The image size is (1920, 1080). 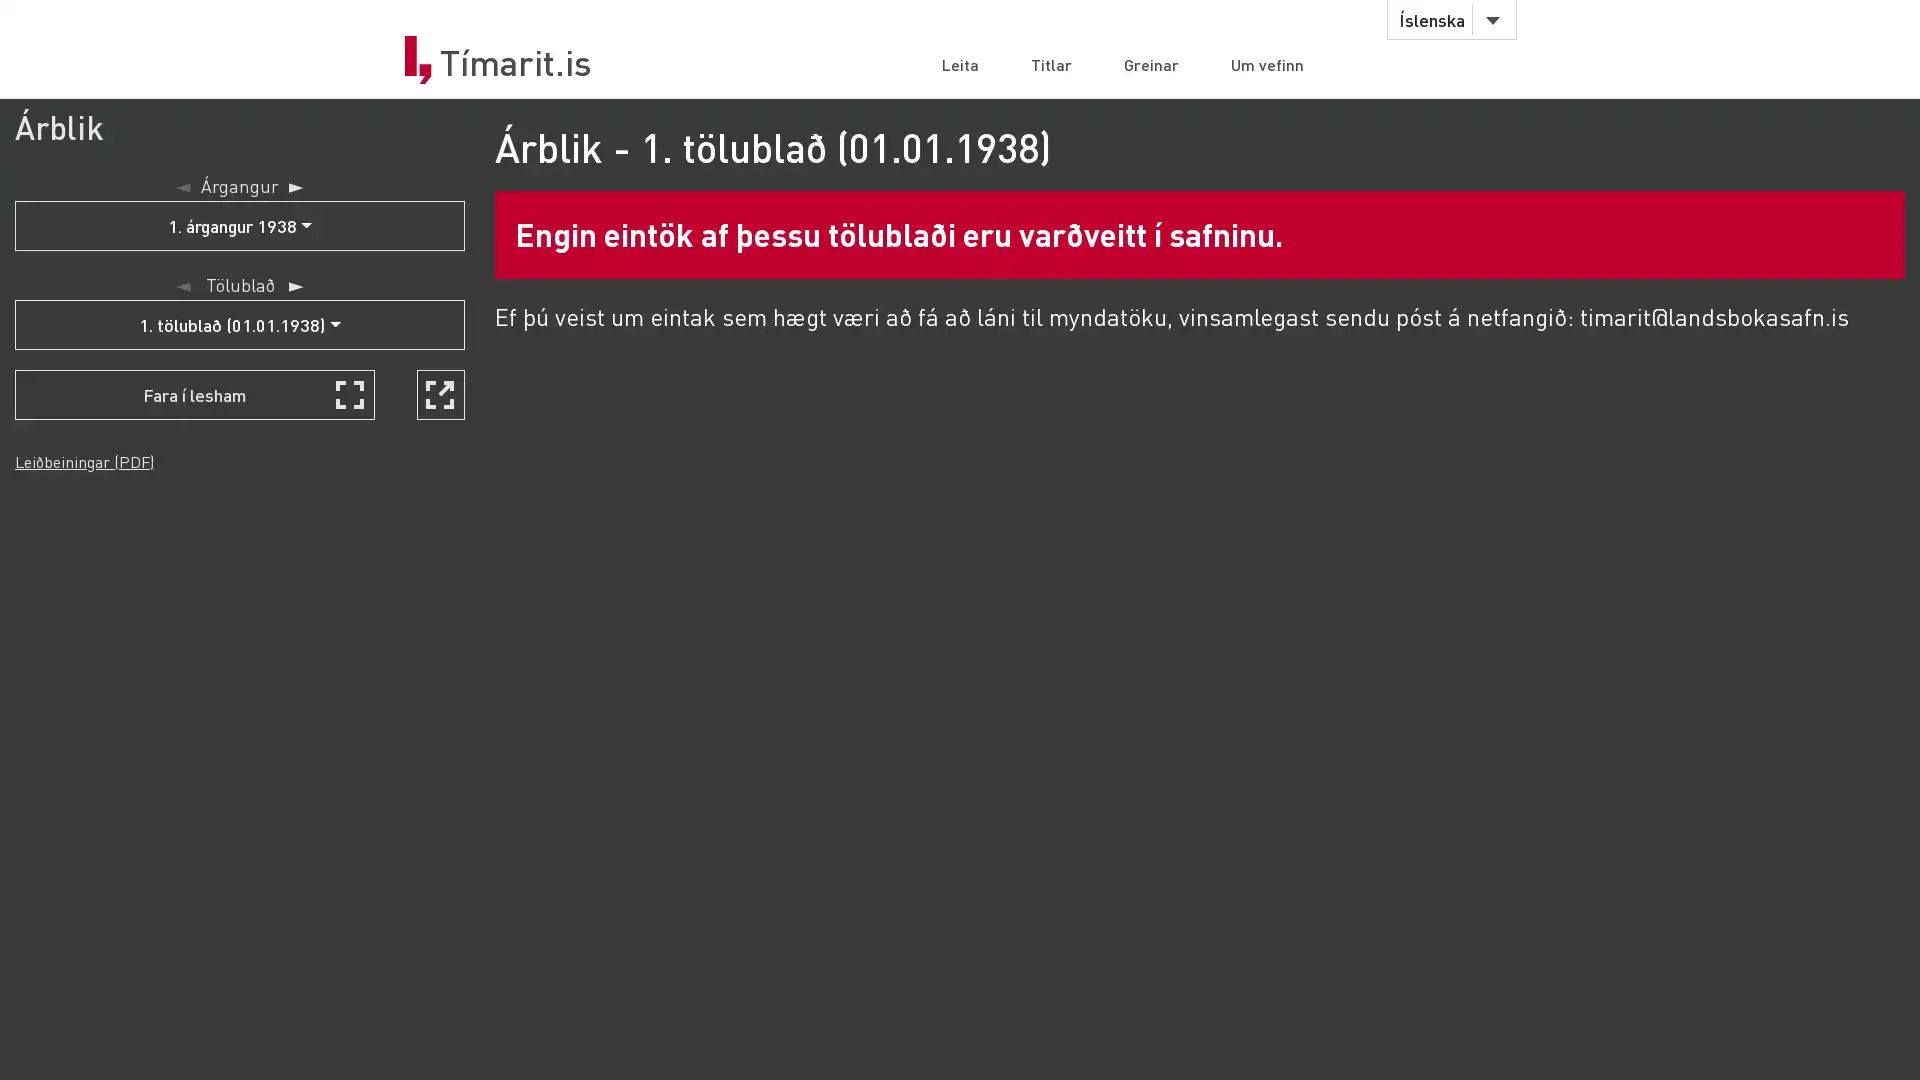 What do you see at coordinates (440, 393) in the screenshot?
I see `Skoa i nyjum glugga` at bounding box center [440, 393].